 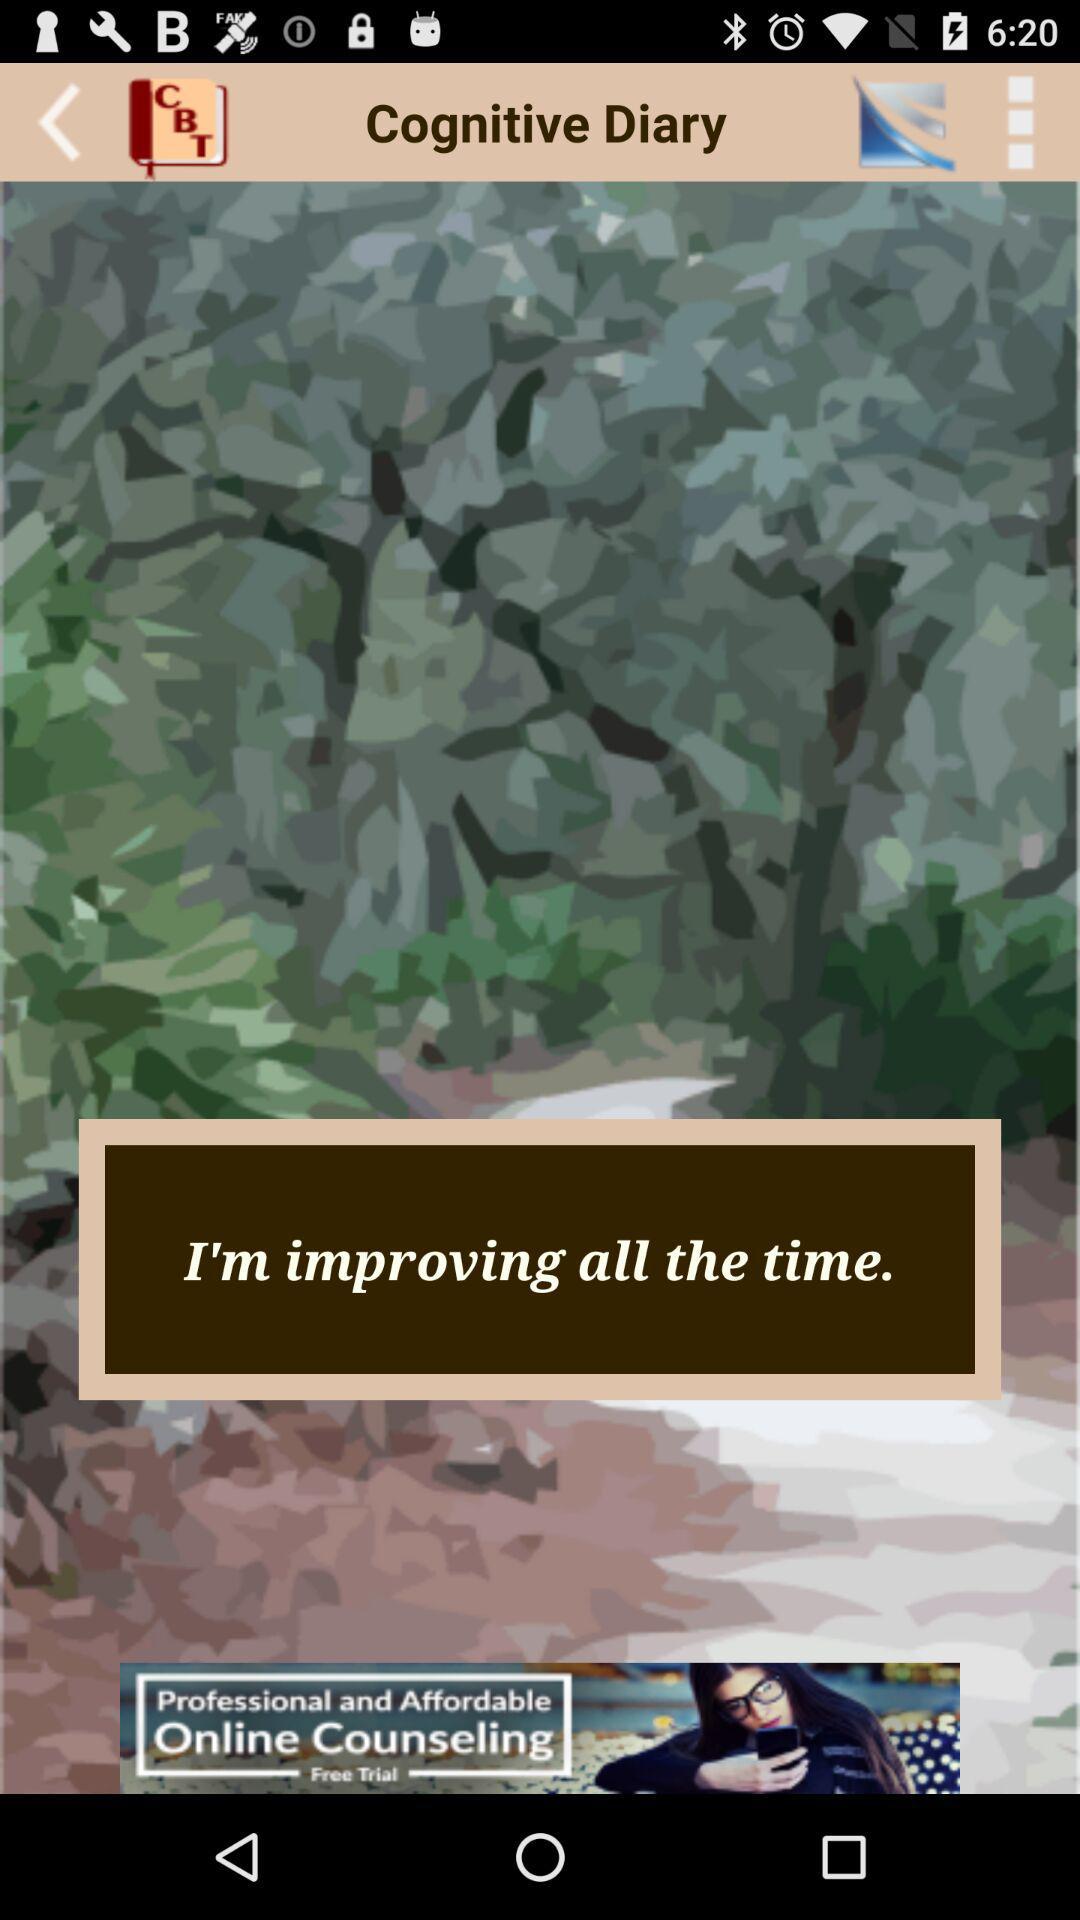 What do you see at coordinates (902, 121) in the screenshot?
I see `item to the right of cognitive diary item` at bounding box center [902, 121].